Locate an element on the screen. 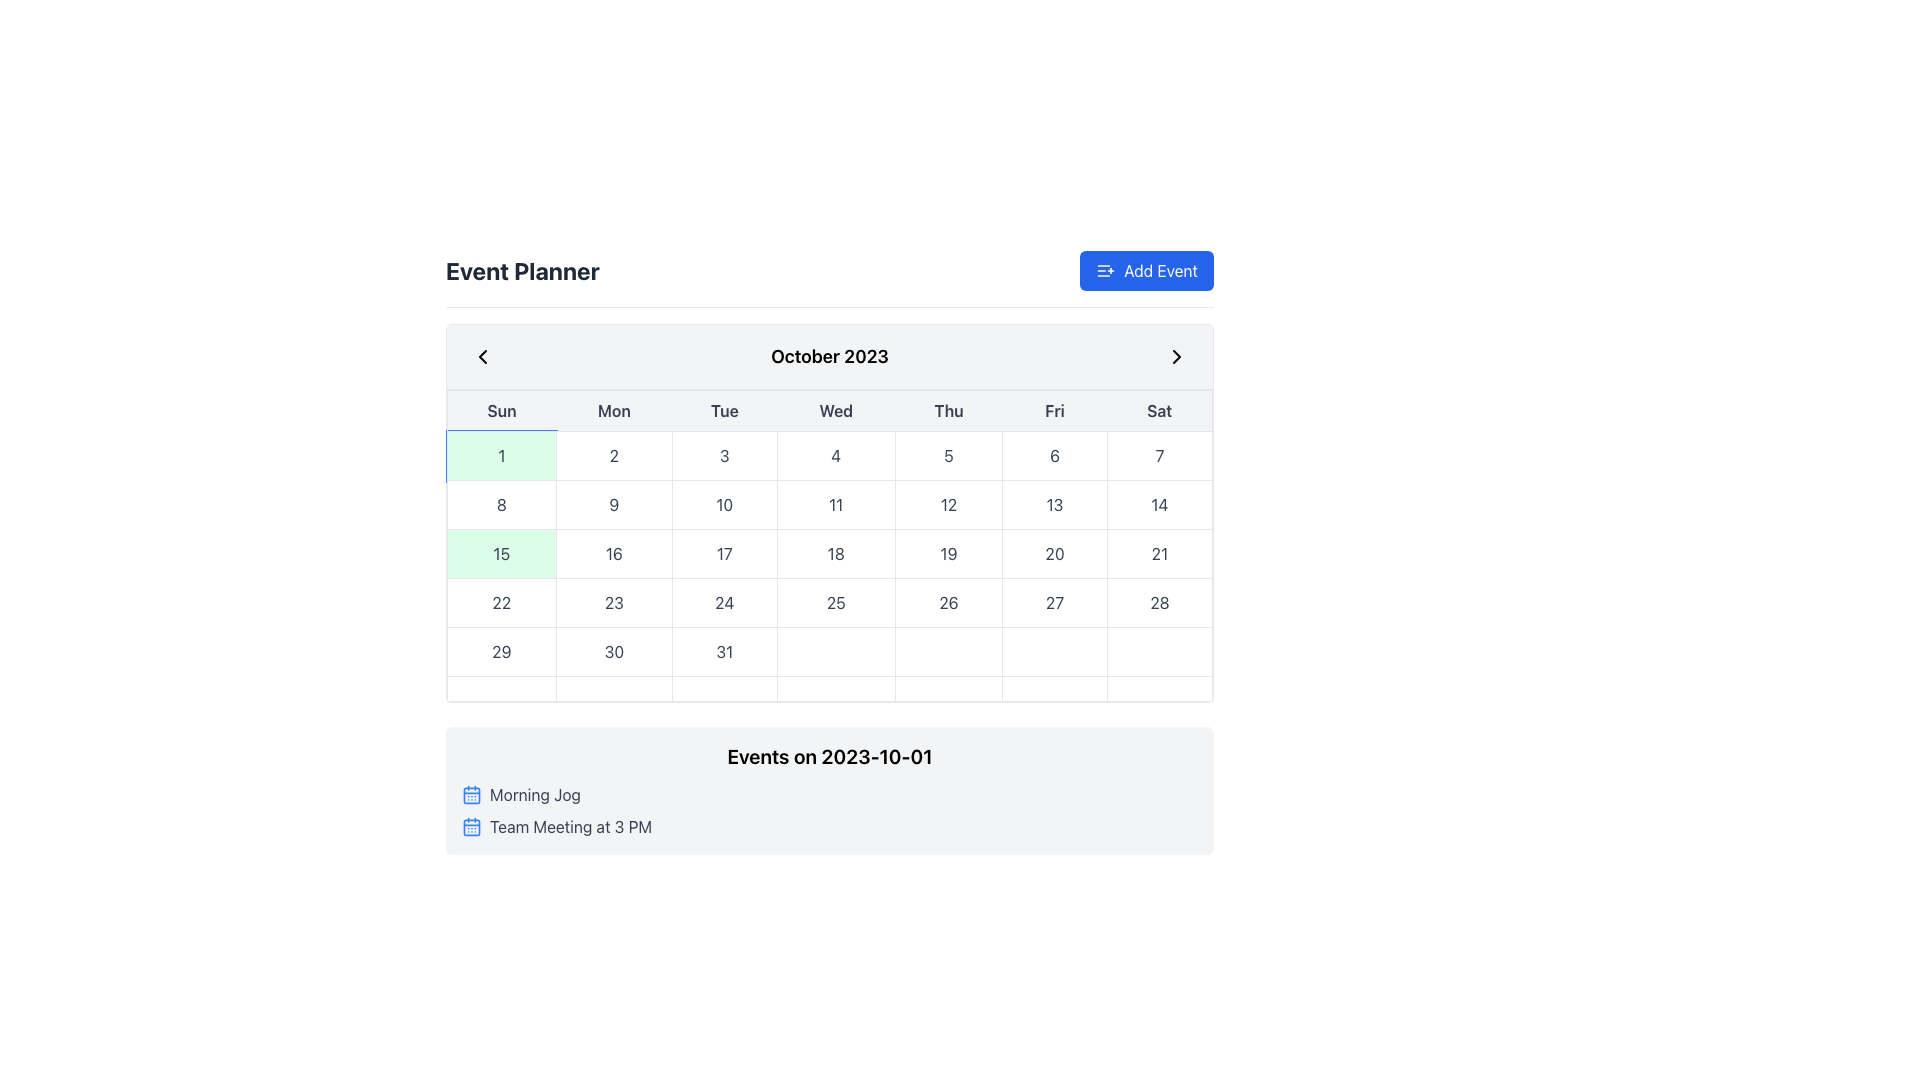  the Text Cell representing the date '4' in the Calendar Grid Layout is located at coordinates (830, 455).